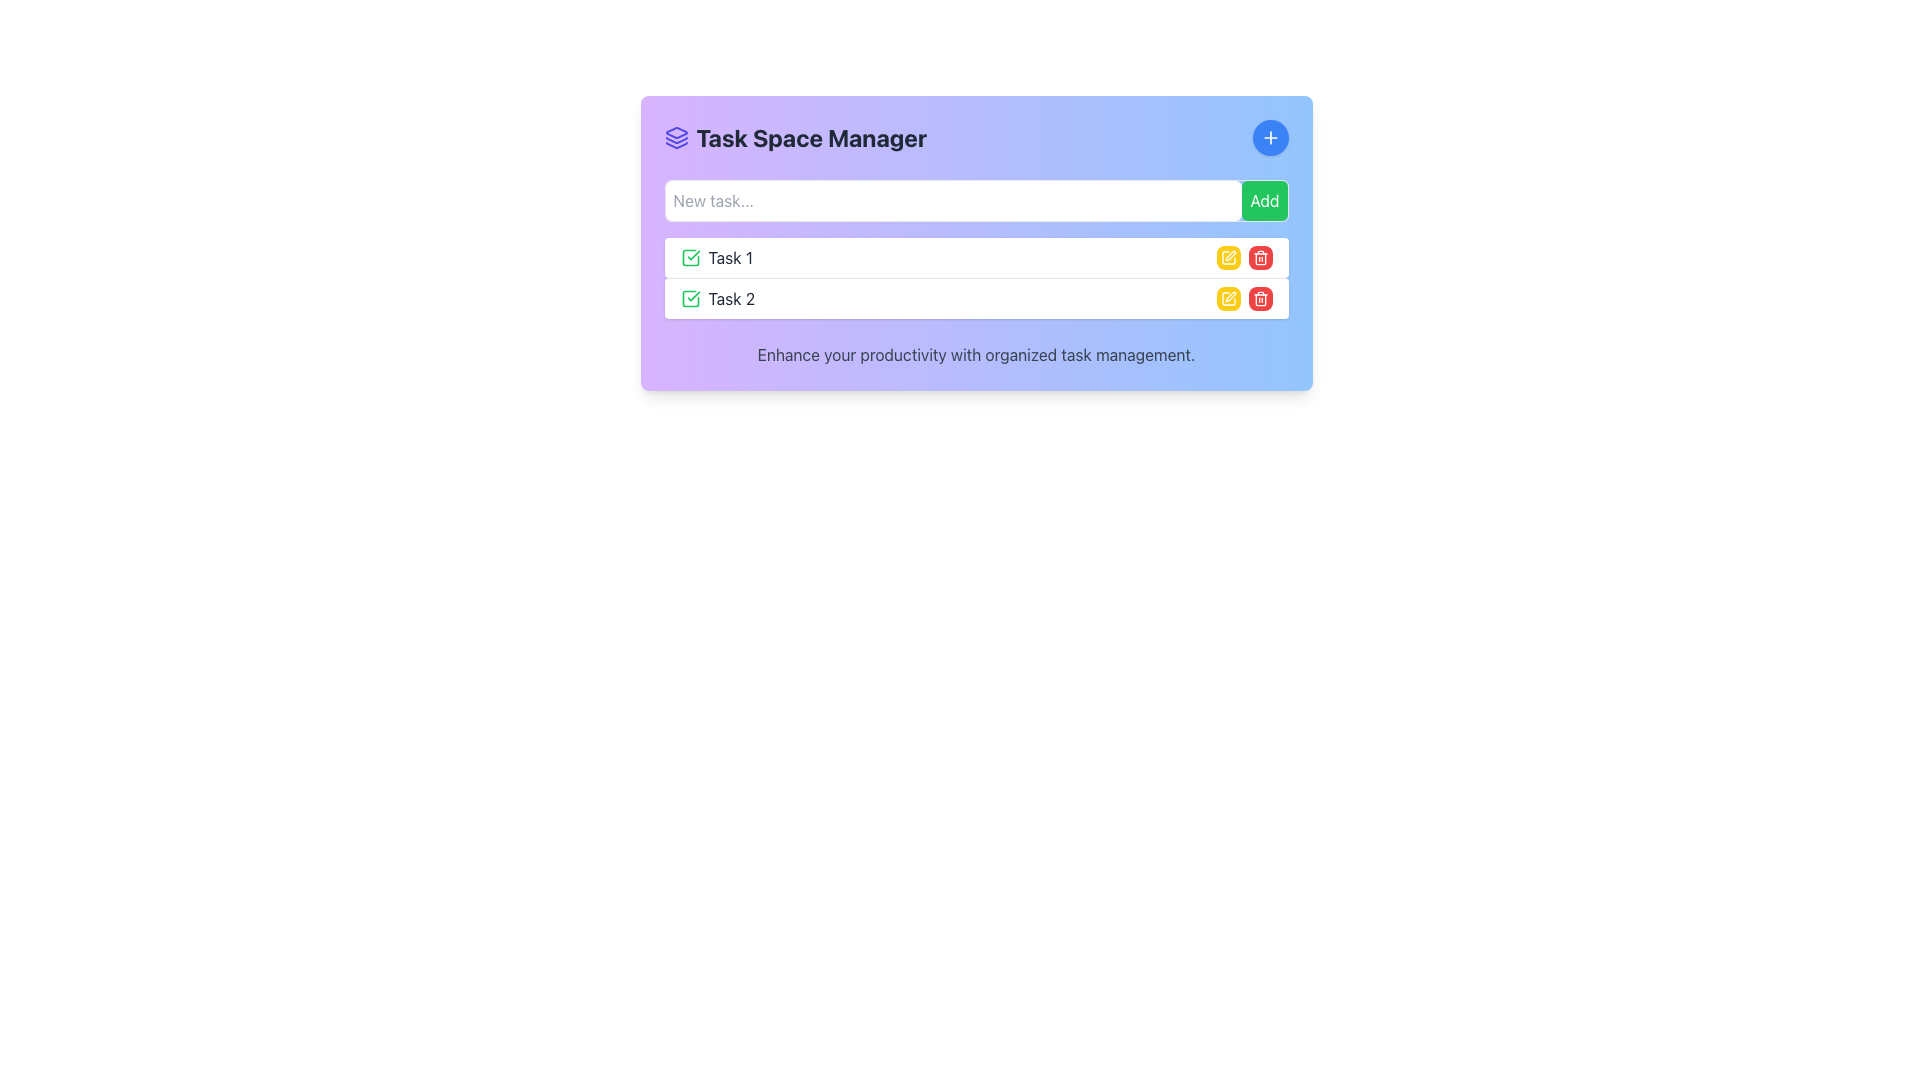  I want to click on the edit icon button located to the right of the second task entry in the task list to modify task details, so click(1227, 257).